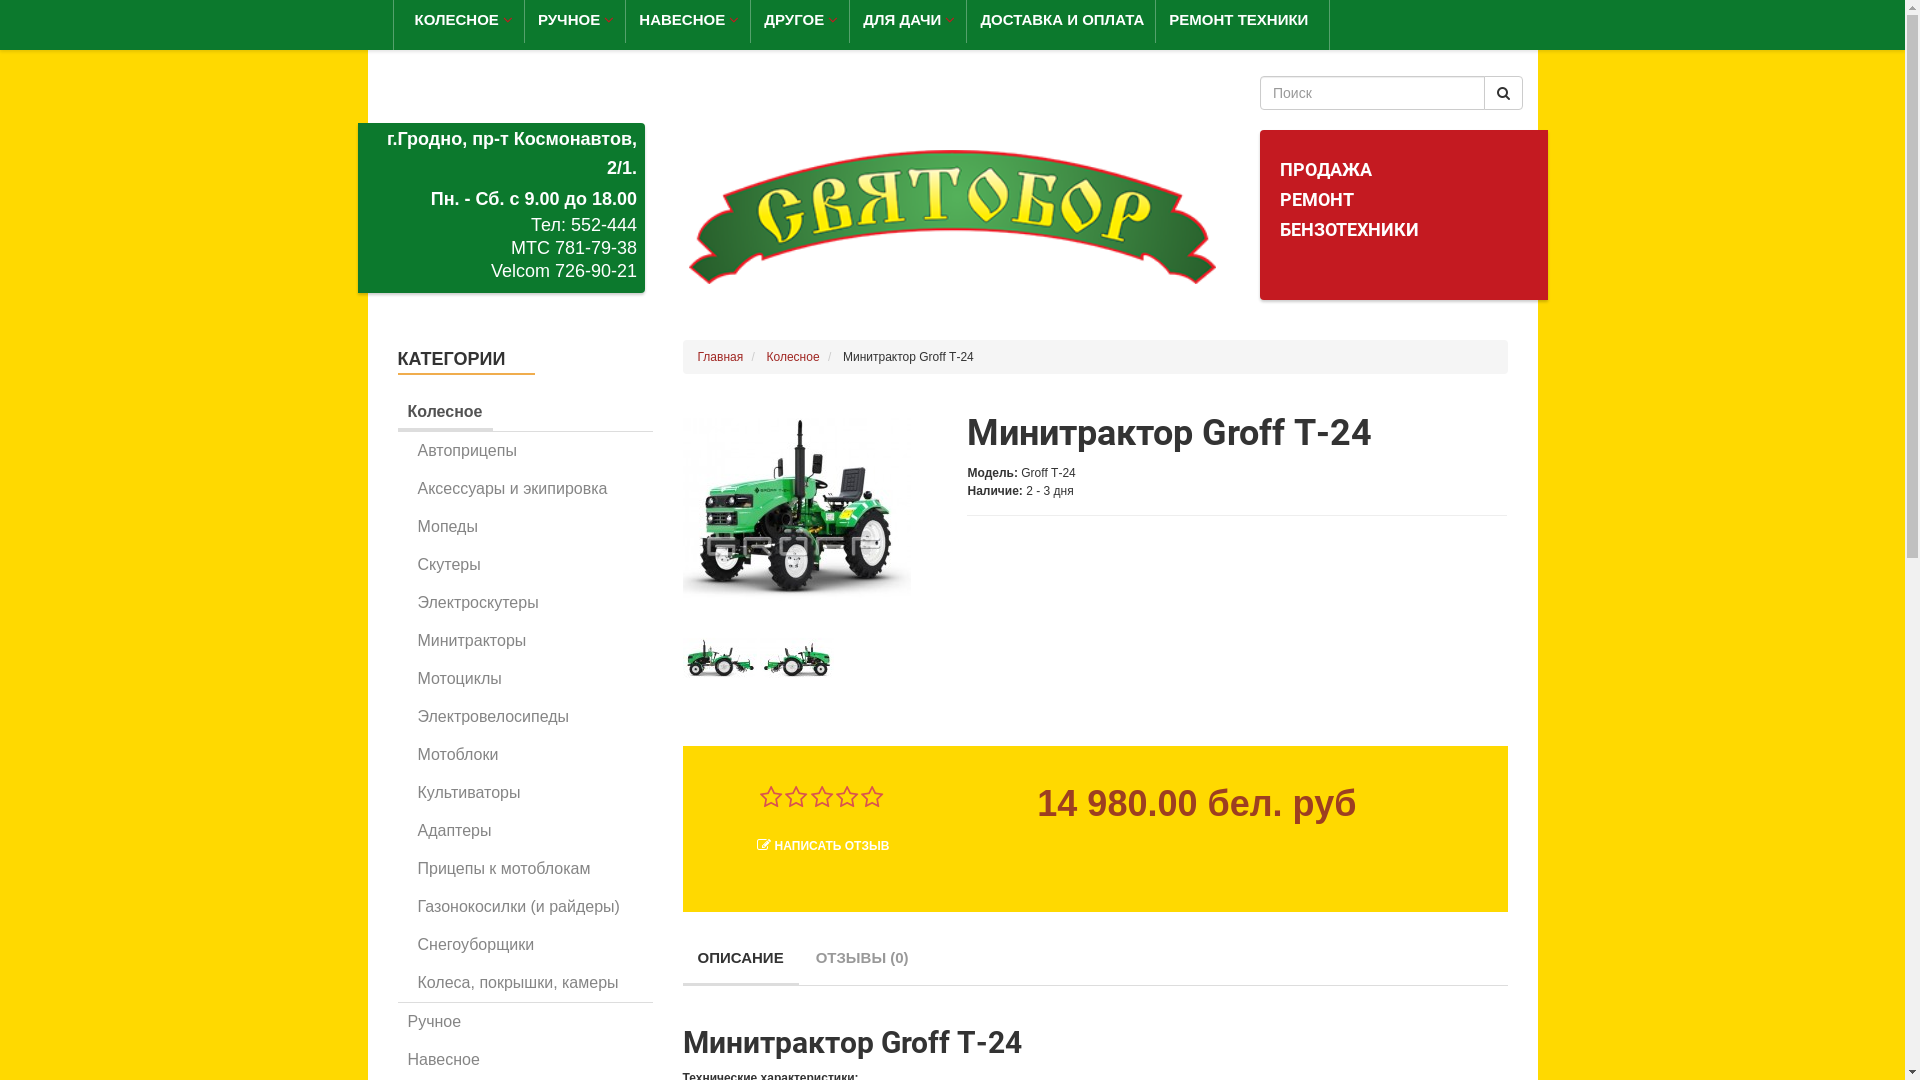  I want to click on '726-90-21', so click(594, 270).